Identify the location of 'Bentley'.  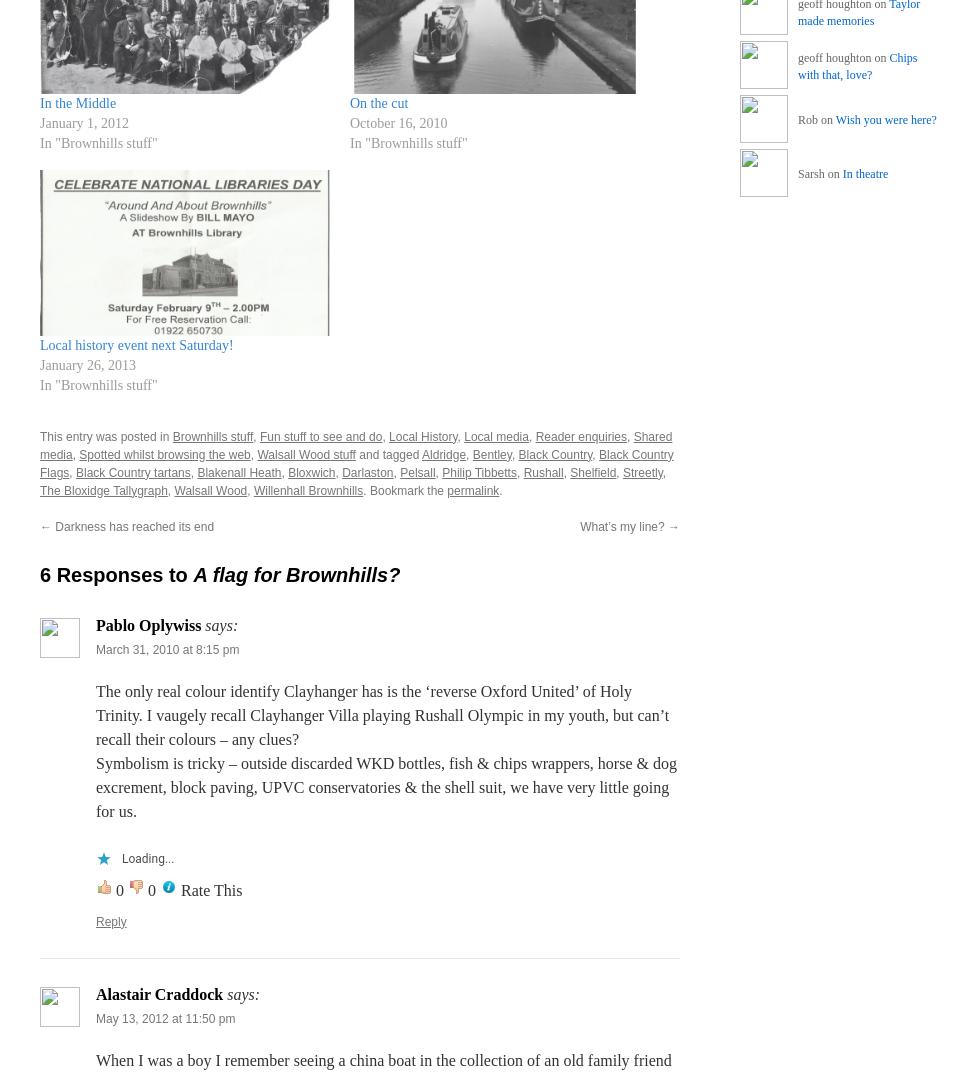
(491, 452).